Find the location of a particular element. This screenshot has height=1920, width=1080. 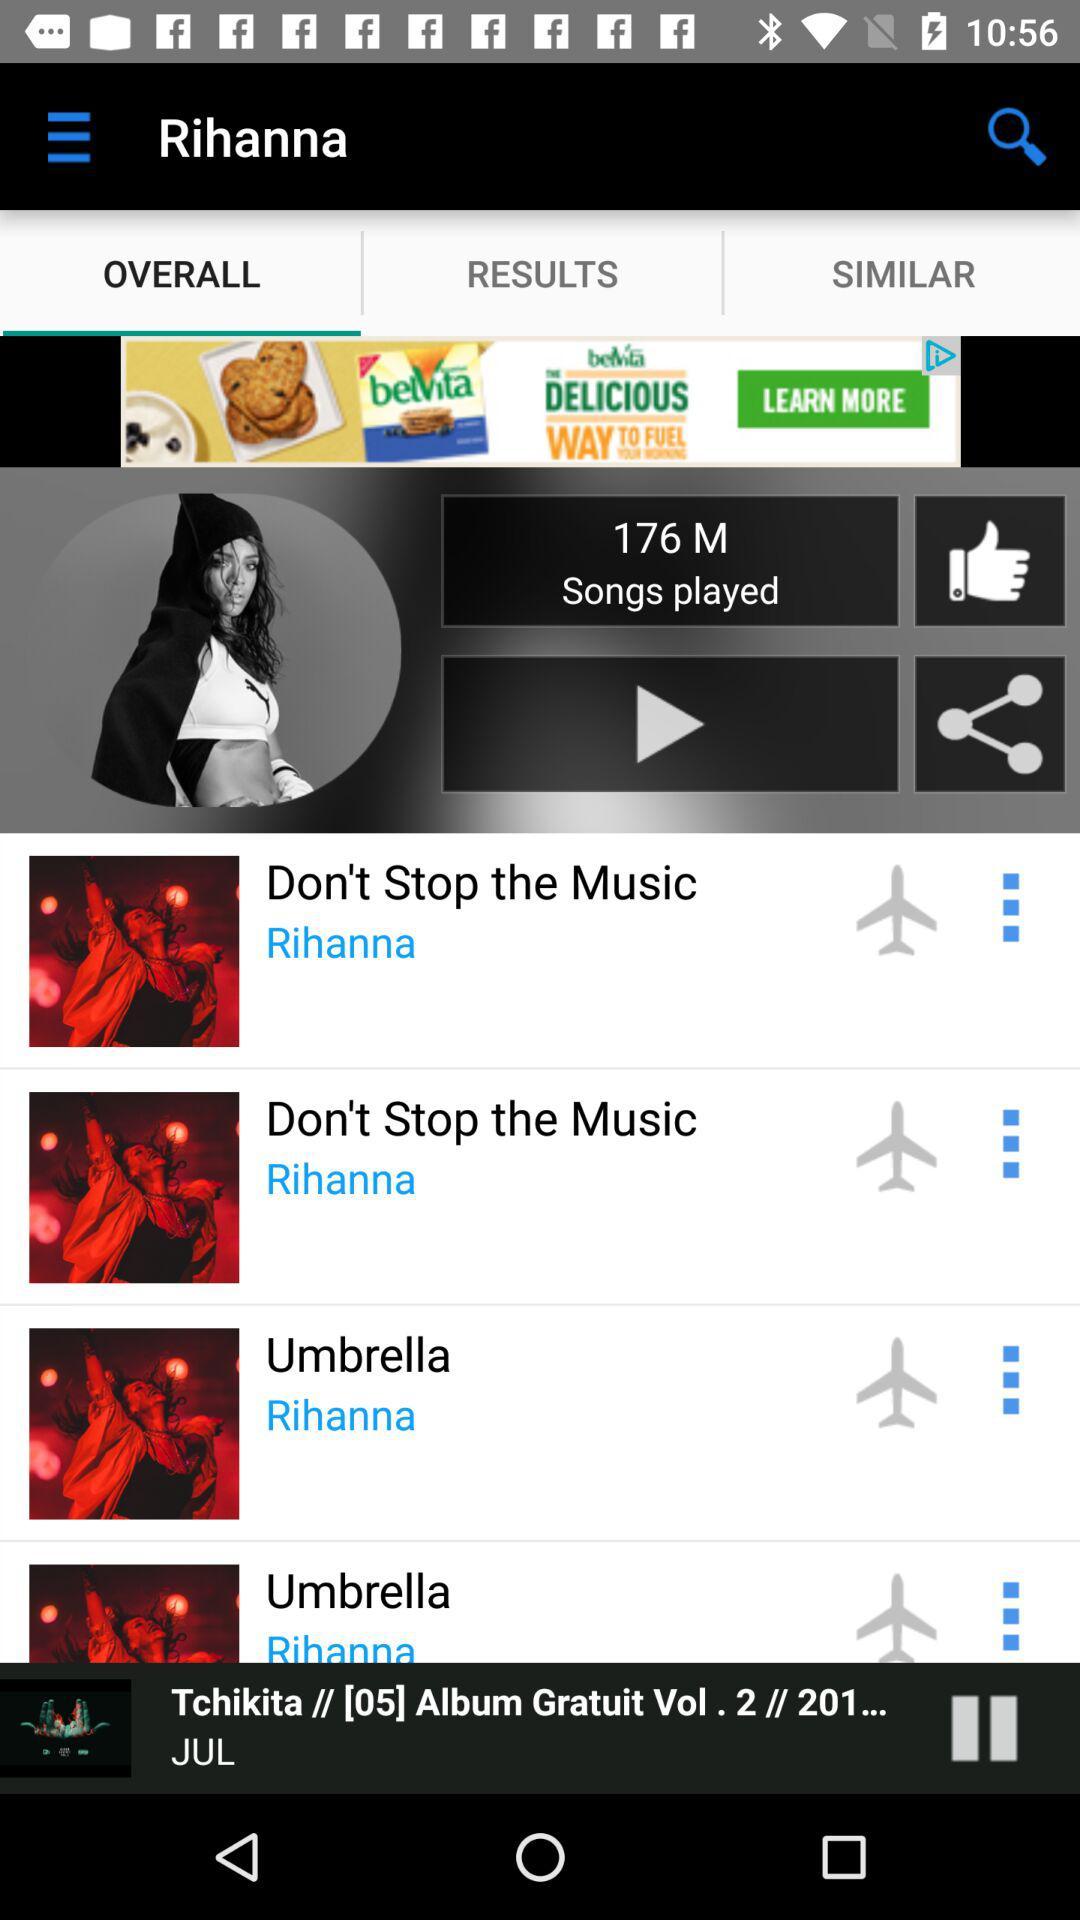

share button is located at coordinates (990, 723).